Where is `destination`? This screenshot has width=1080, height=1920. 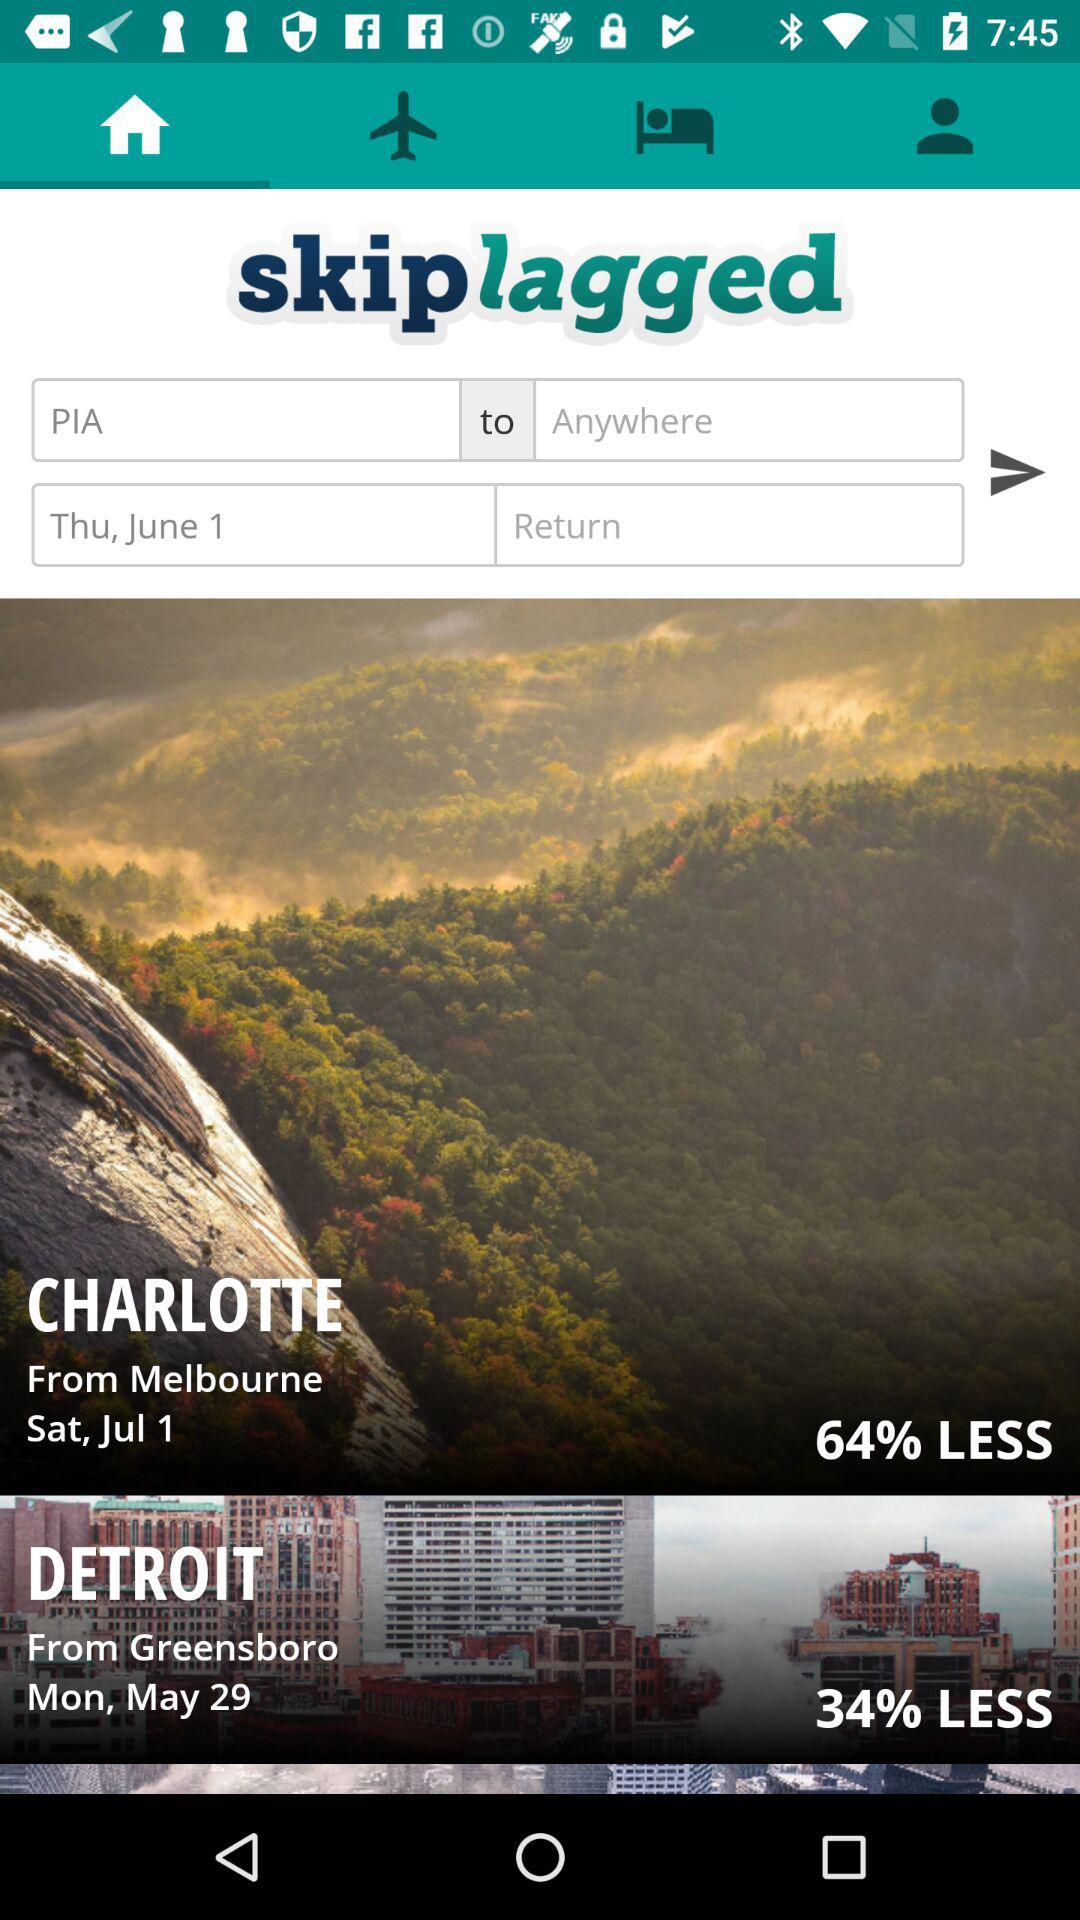
destination is located at coordinates (748, 419).